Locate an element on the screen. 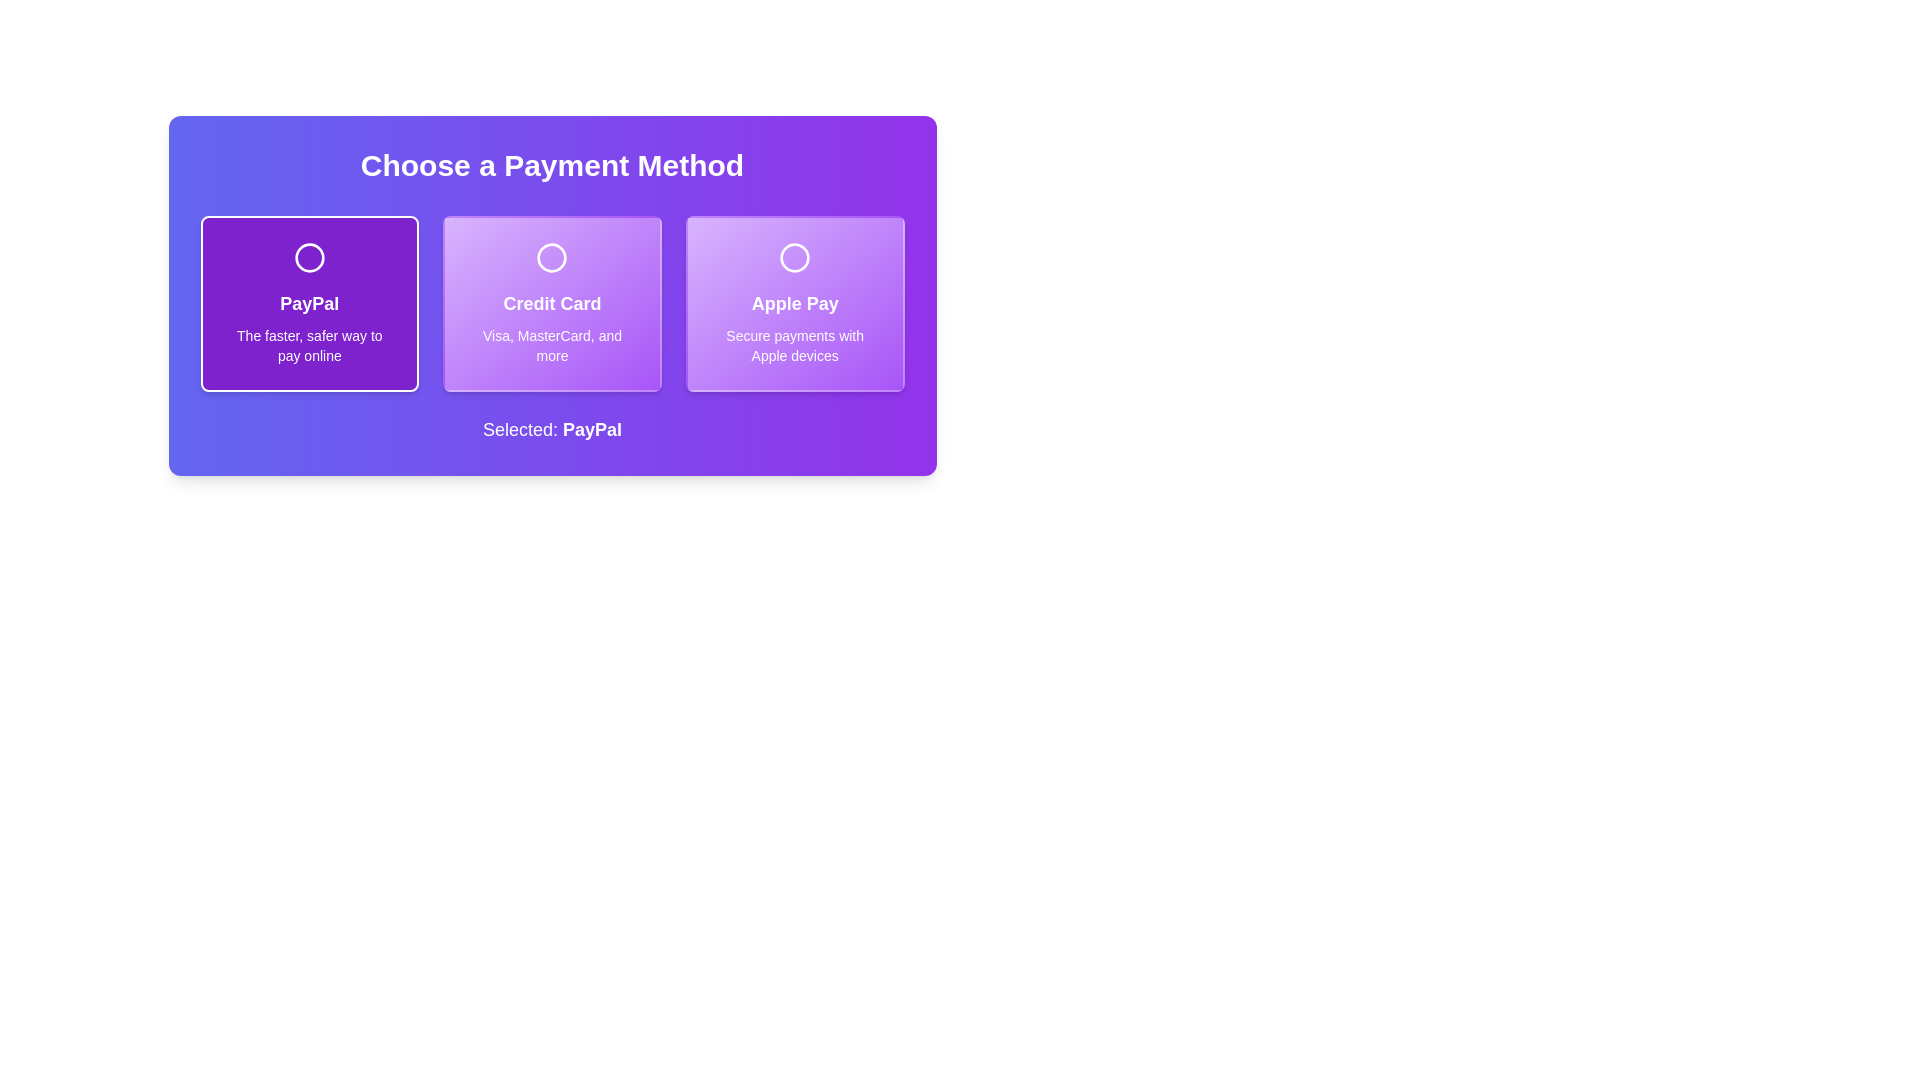 The image size is (1920, 1080). the interactive selection indicator icon for the Apple Pay option, which is centrally located above the texts 'Apple Pay' and 'Secure payments with Apple devices' is located at coordinates (794, 257).